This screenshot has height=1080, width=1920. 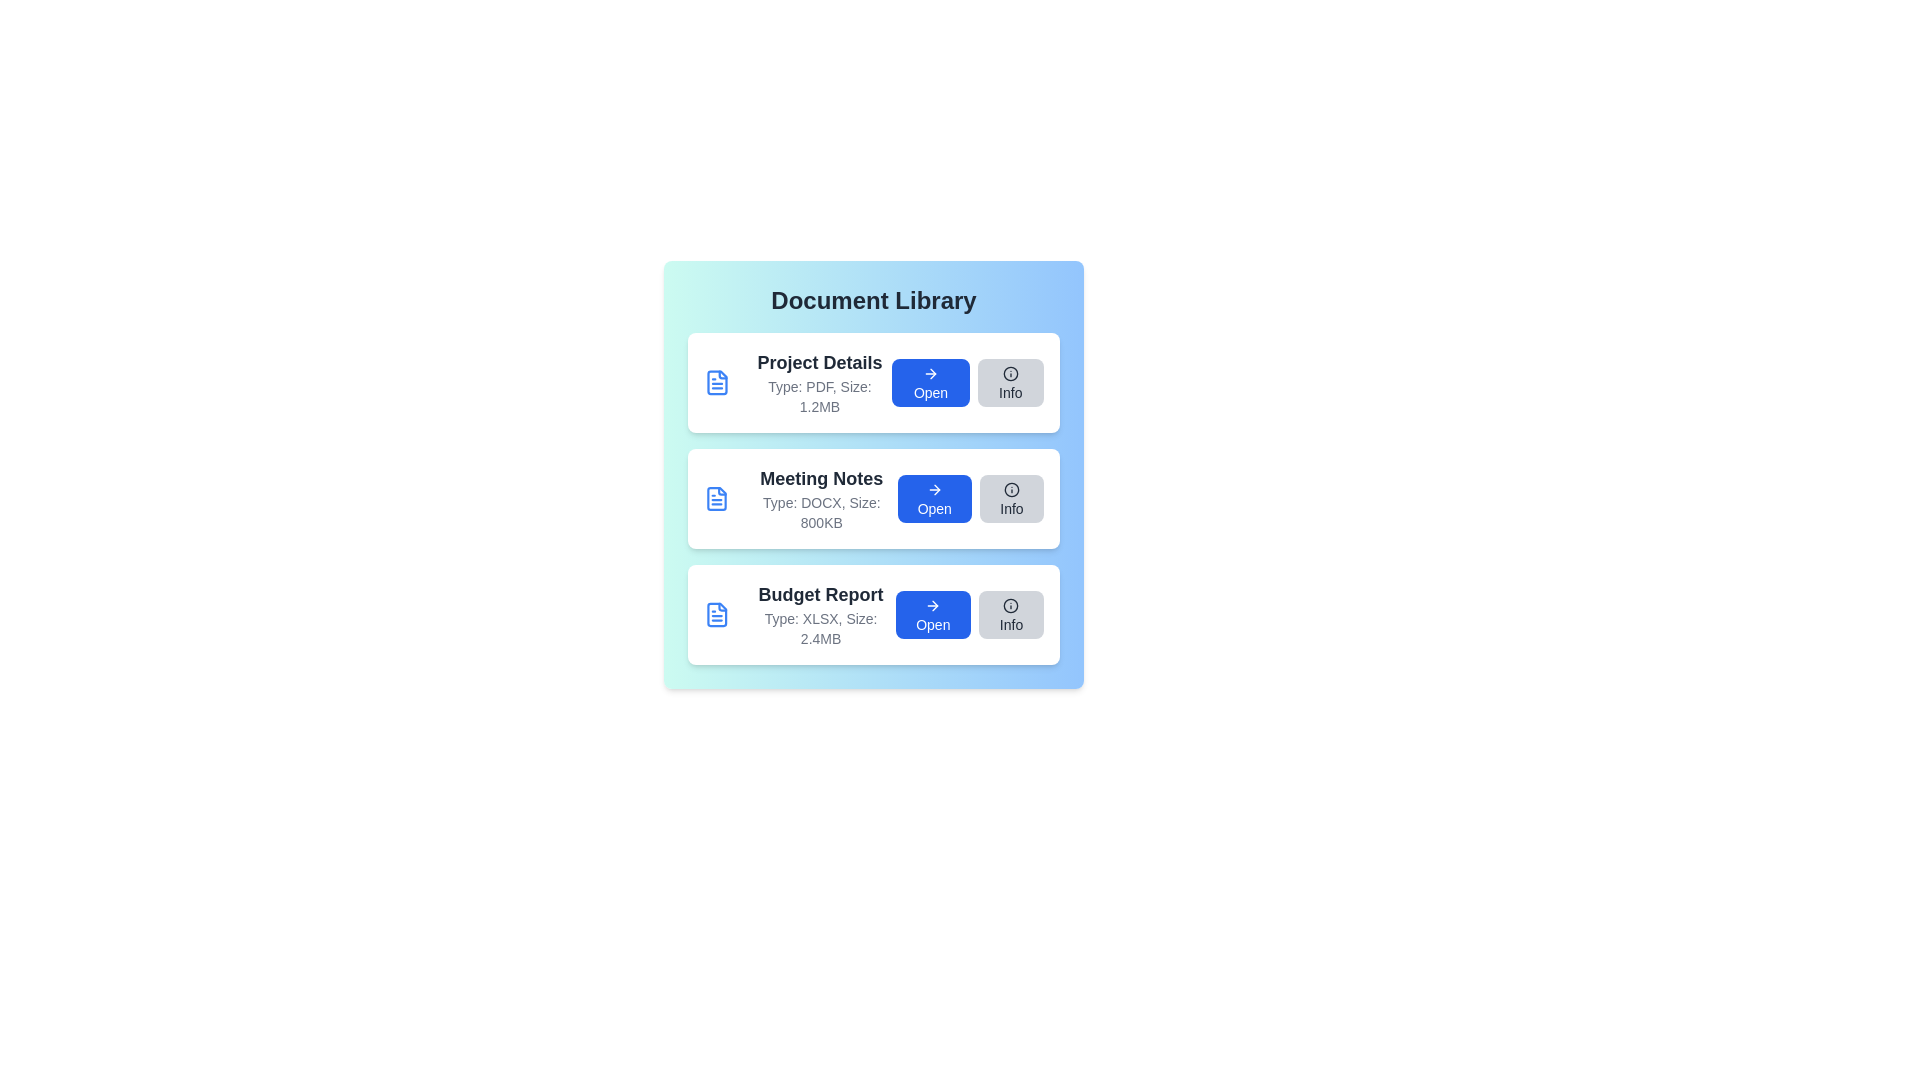 I want to click on the document card corresponding to Budget Report, so click(x=873, y=613).